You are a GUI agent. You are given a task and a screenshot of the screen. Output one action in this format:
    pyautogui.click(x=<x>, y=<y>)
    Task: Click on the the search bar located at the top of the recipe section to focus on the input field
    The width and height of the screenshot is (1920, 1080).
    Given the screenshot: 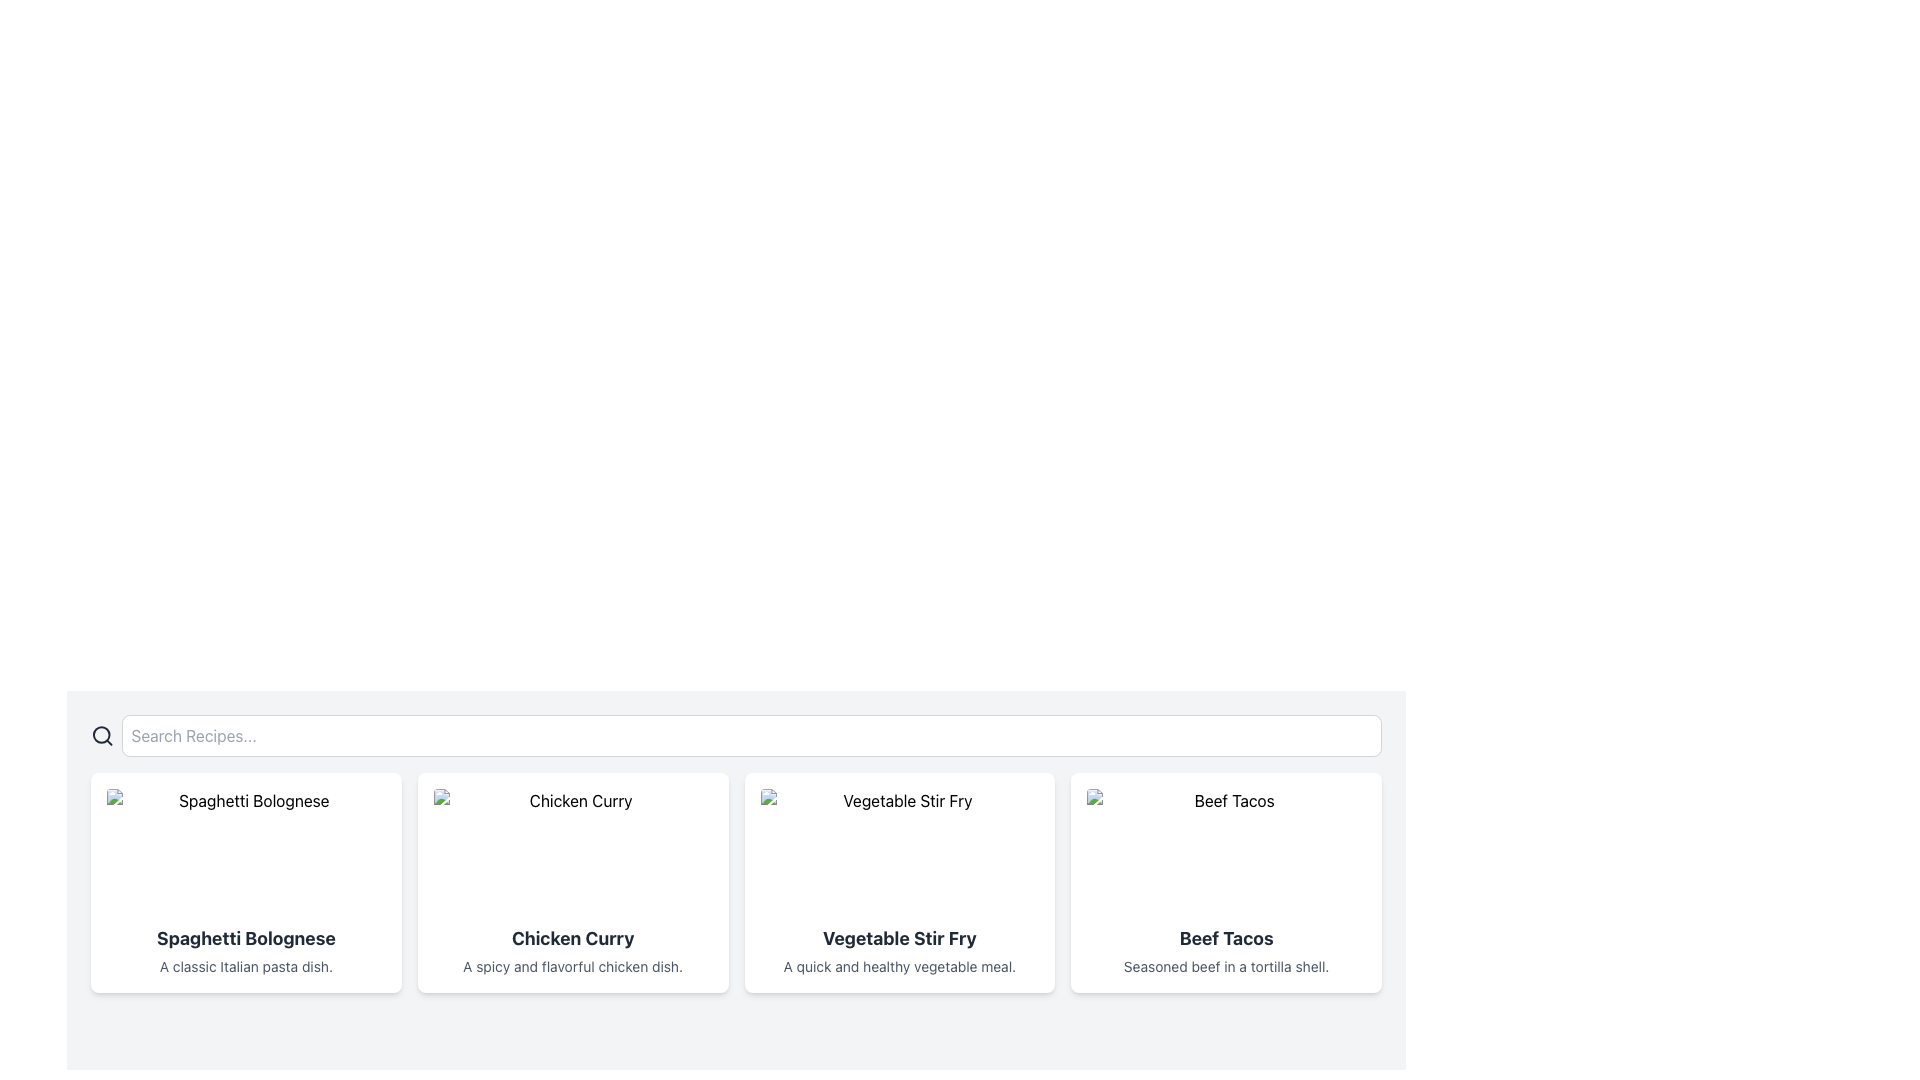 What is the action you would take?
    pyautogui.click(x=735, y=736)
    